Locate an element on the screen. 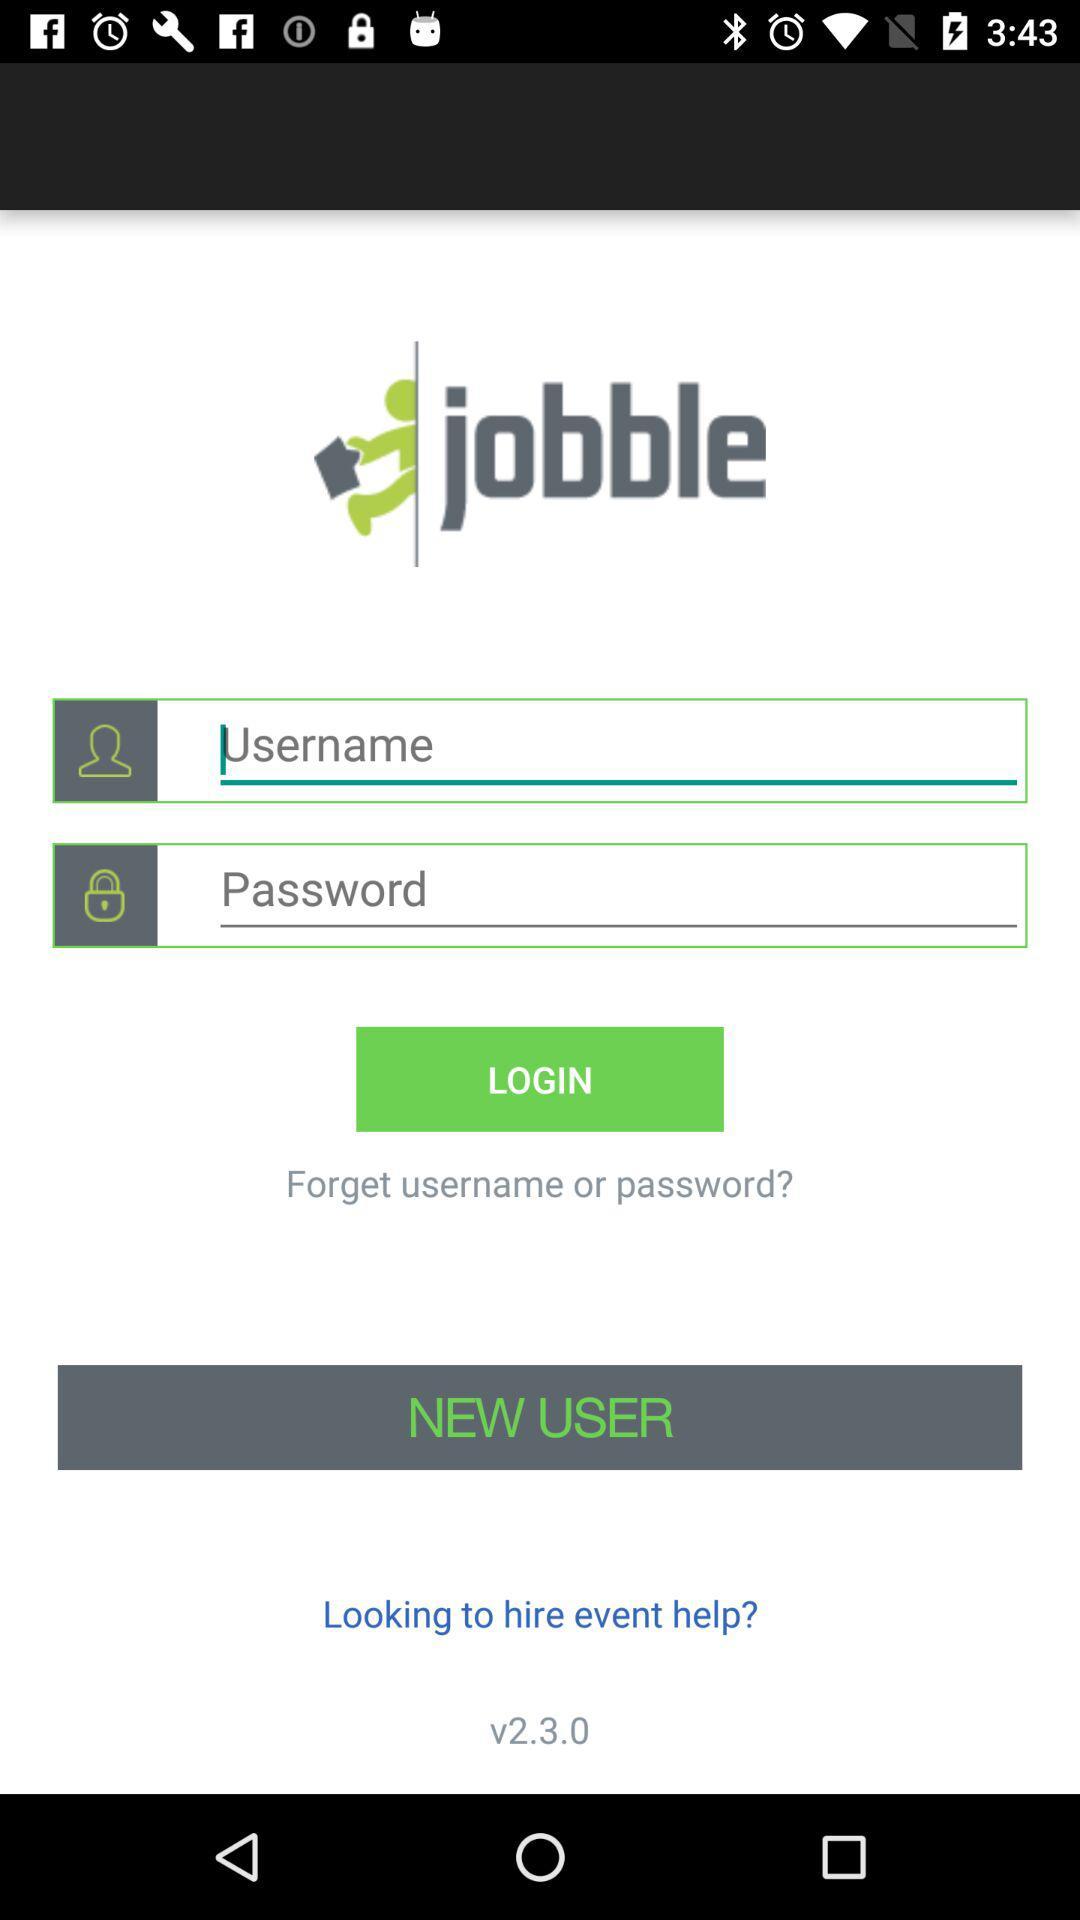 This screenshot has width=1080, height=1920. the icon above new user icon is located at coordinates (538, 1182).